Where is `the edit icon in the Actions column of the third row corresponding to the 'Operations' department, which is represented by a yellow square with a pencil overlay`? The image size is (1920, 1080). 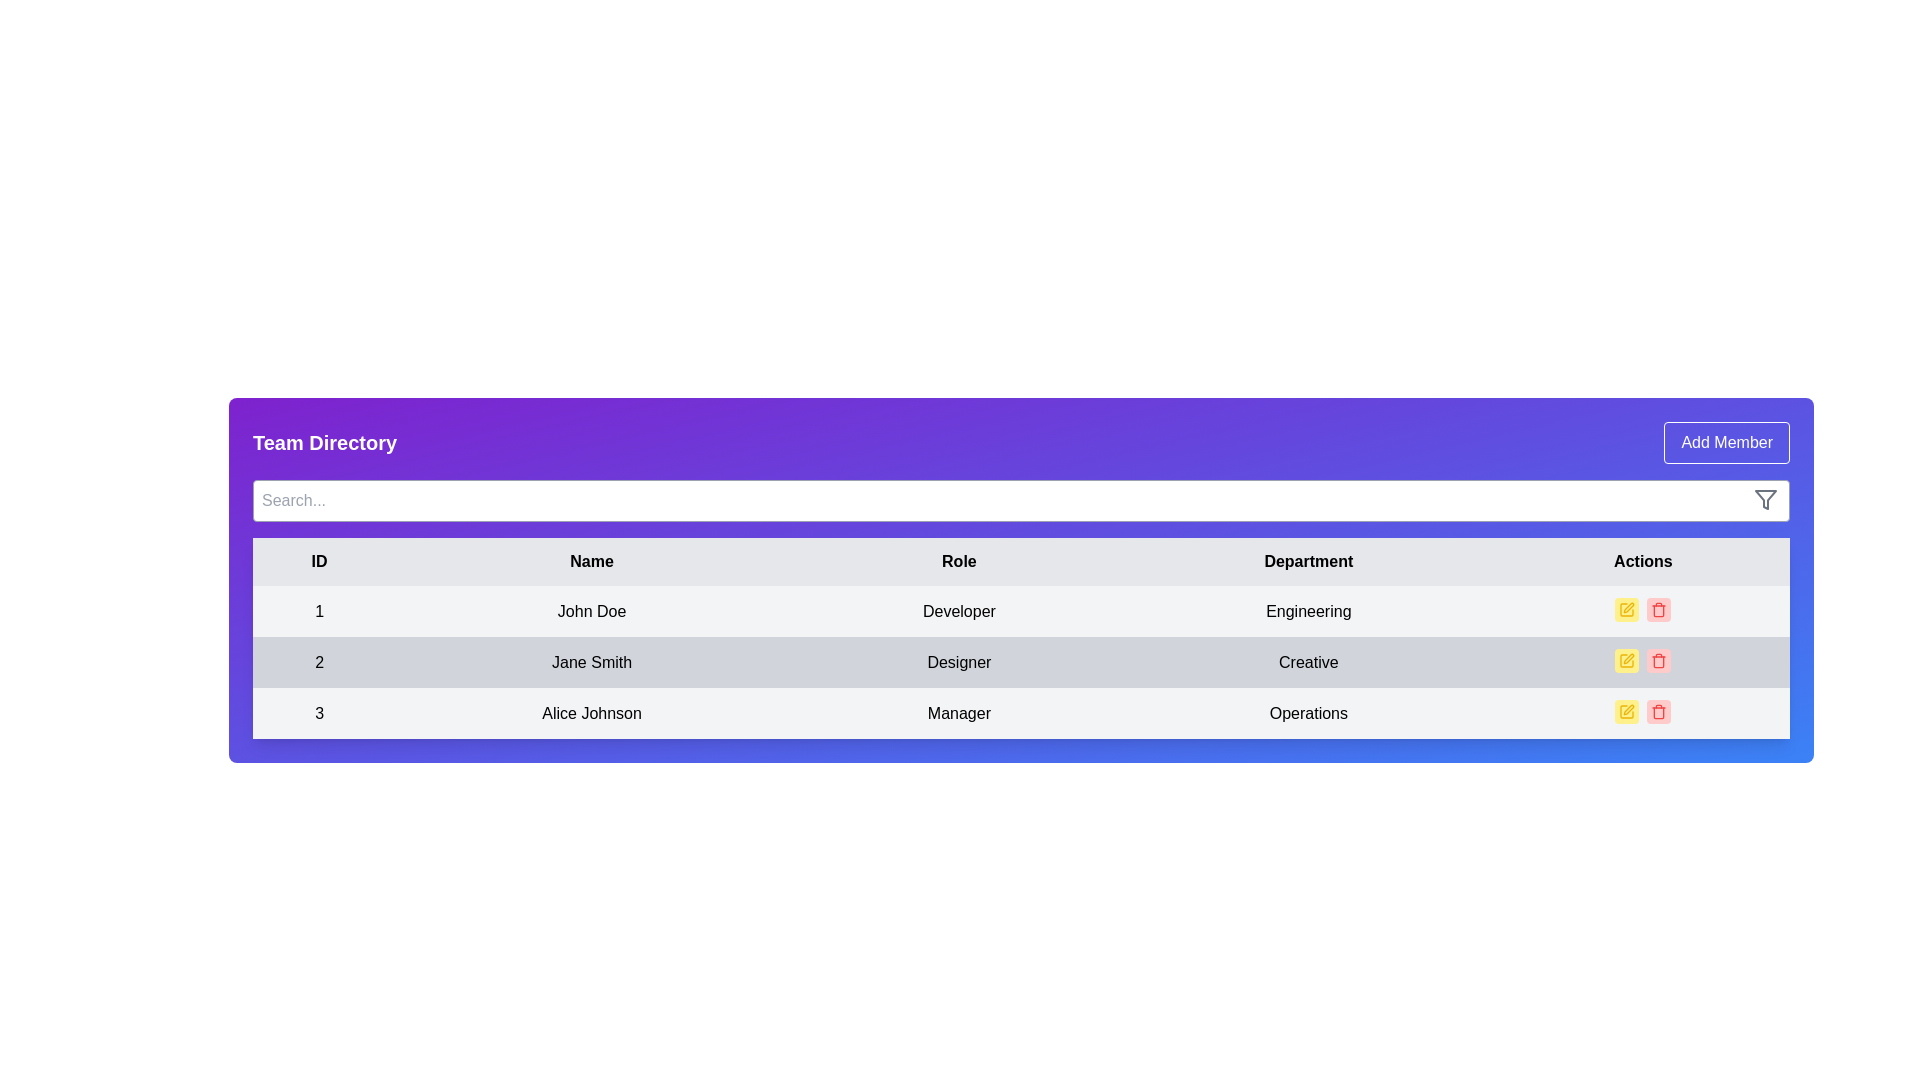
the edit icon in the Actions column of the third row corresponding to the 'Operations' department, which is represented by a yellow square with a pencil overlay is located at coordinates (1627, 711).